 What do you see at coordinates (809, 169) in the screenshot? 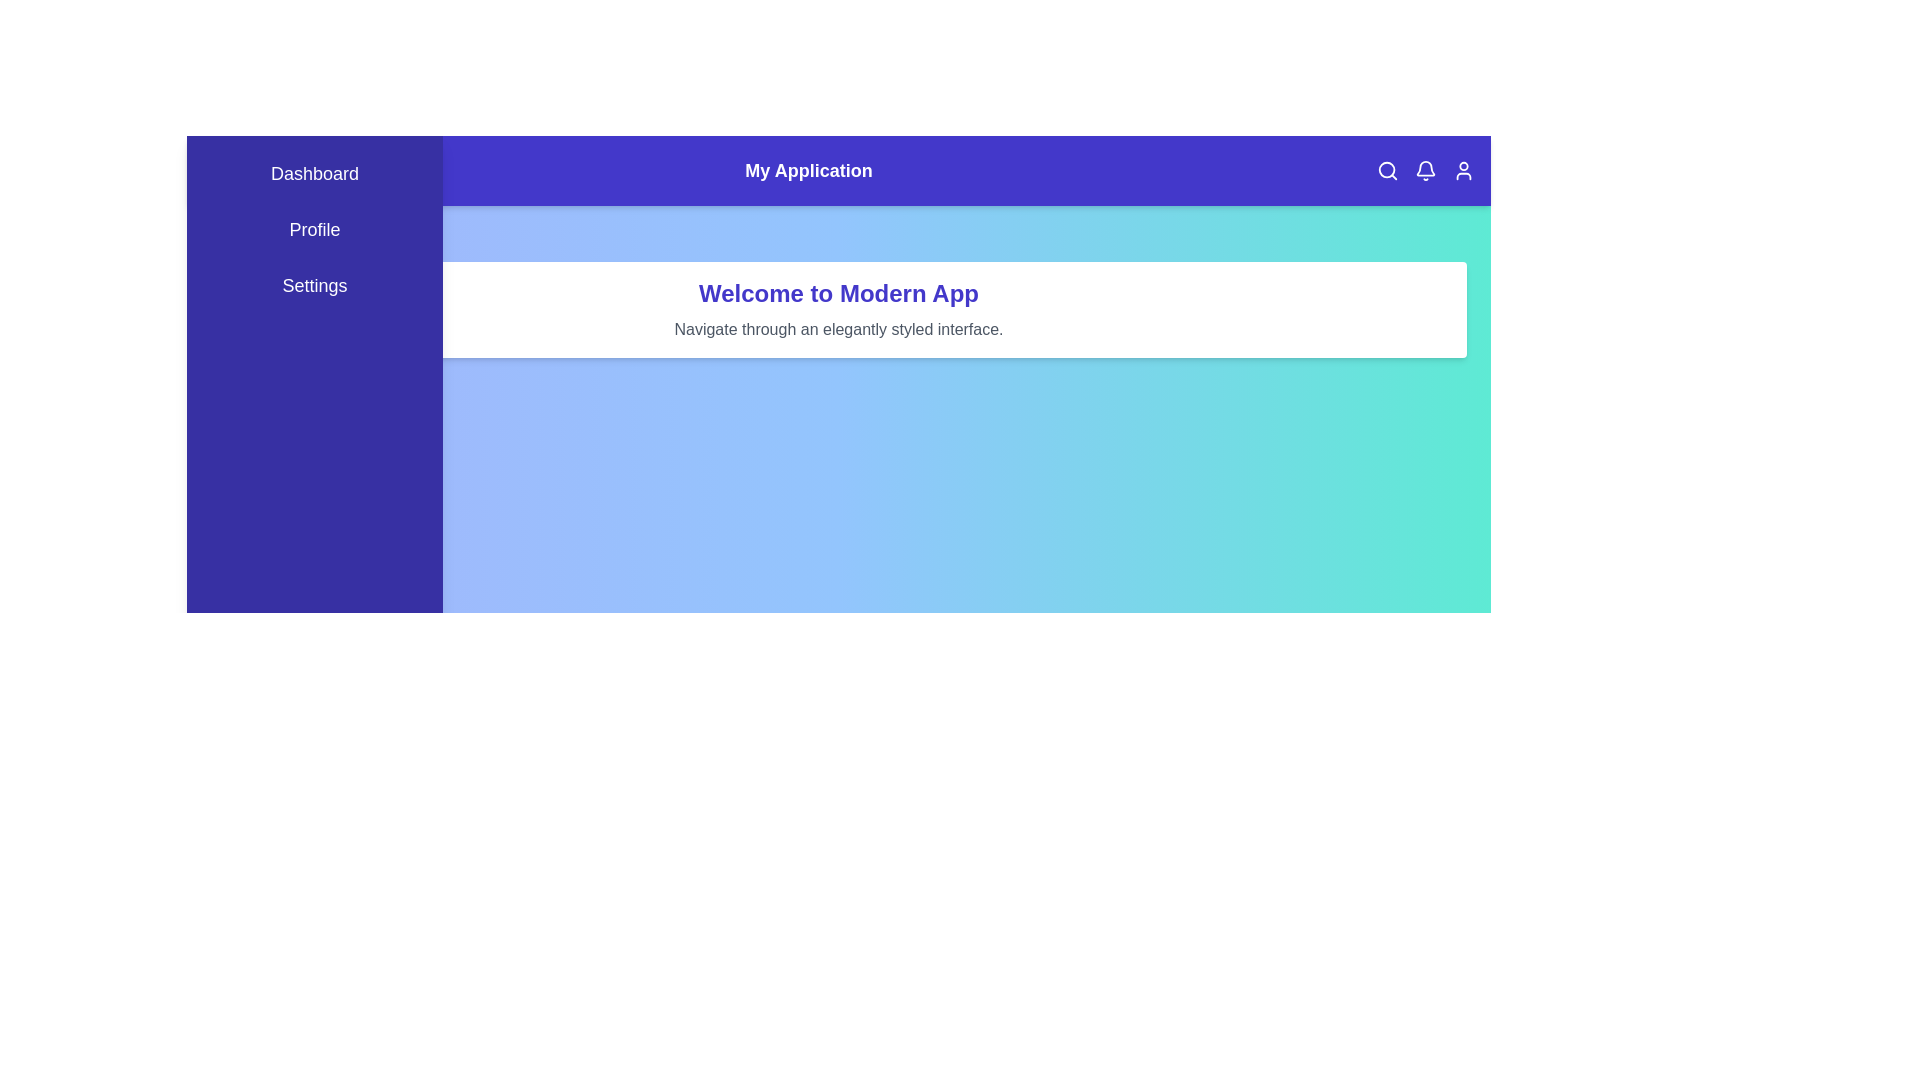
I see `the text element My Application` at bounding box center [809, 169].